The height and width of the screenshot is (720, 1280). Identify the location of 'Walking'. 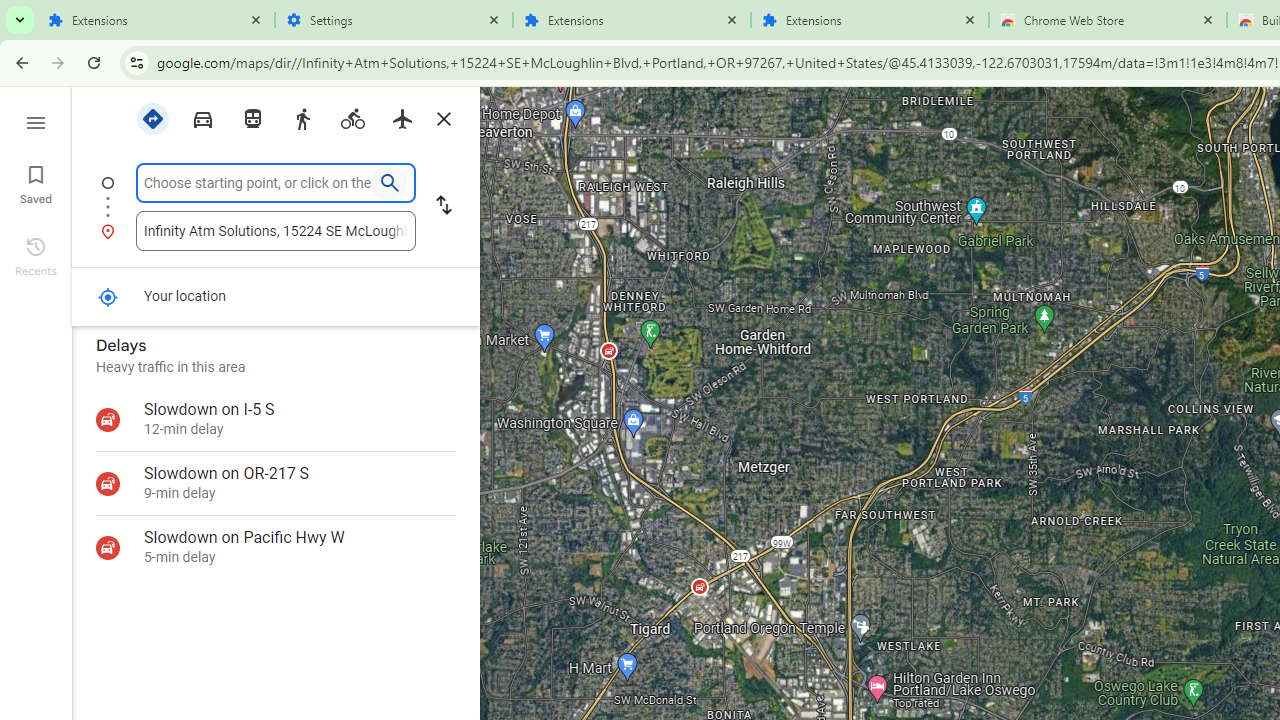
(301, 117).